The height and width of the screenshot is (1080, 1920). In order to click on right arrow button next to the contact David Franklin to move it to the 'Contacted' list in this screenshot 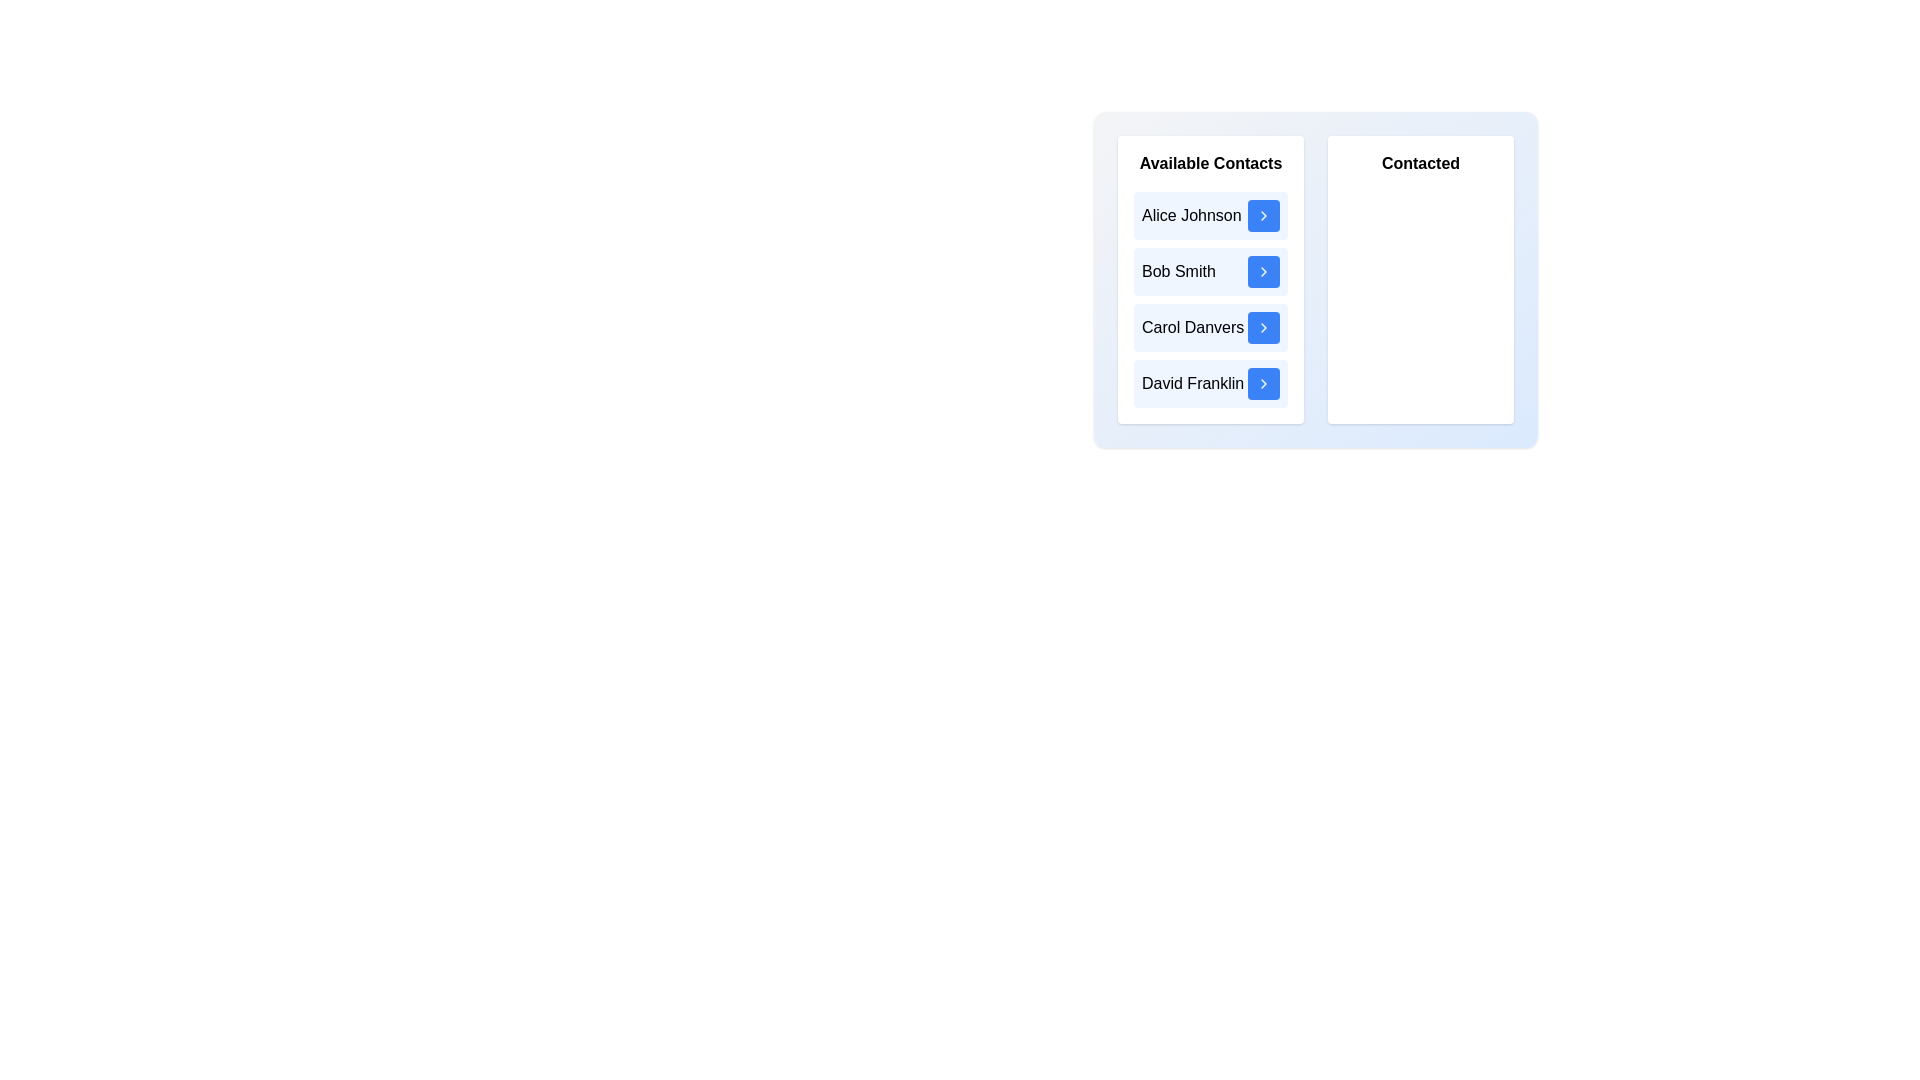, I will do `click(1262, 384)`.